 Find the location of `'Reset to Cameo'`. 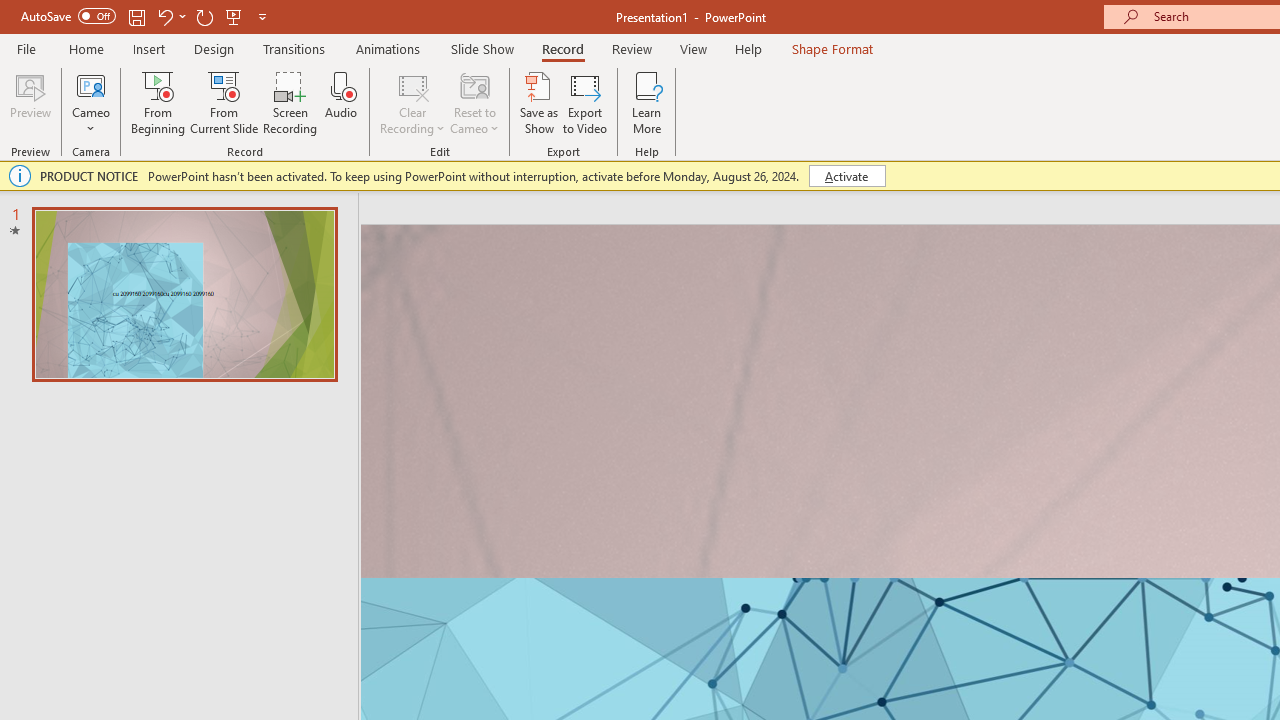

'Reset to Cameo' is located at coordinates (473, 103).